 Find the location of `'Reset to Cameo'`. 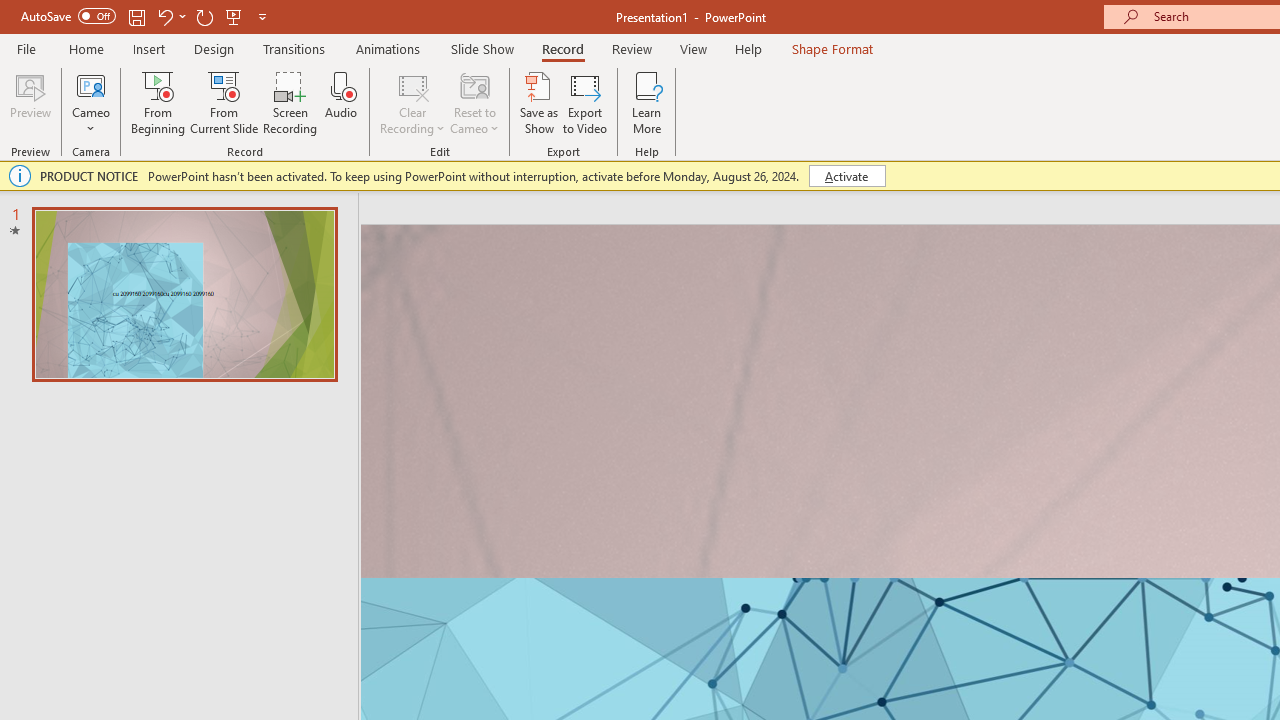

'Reset to Cameo' is located at coordinates (473, 103).